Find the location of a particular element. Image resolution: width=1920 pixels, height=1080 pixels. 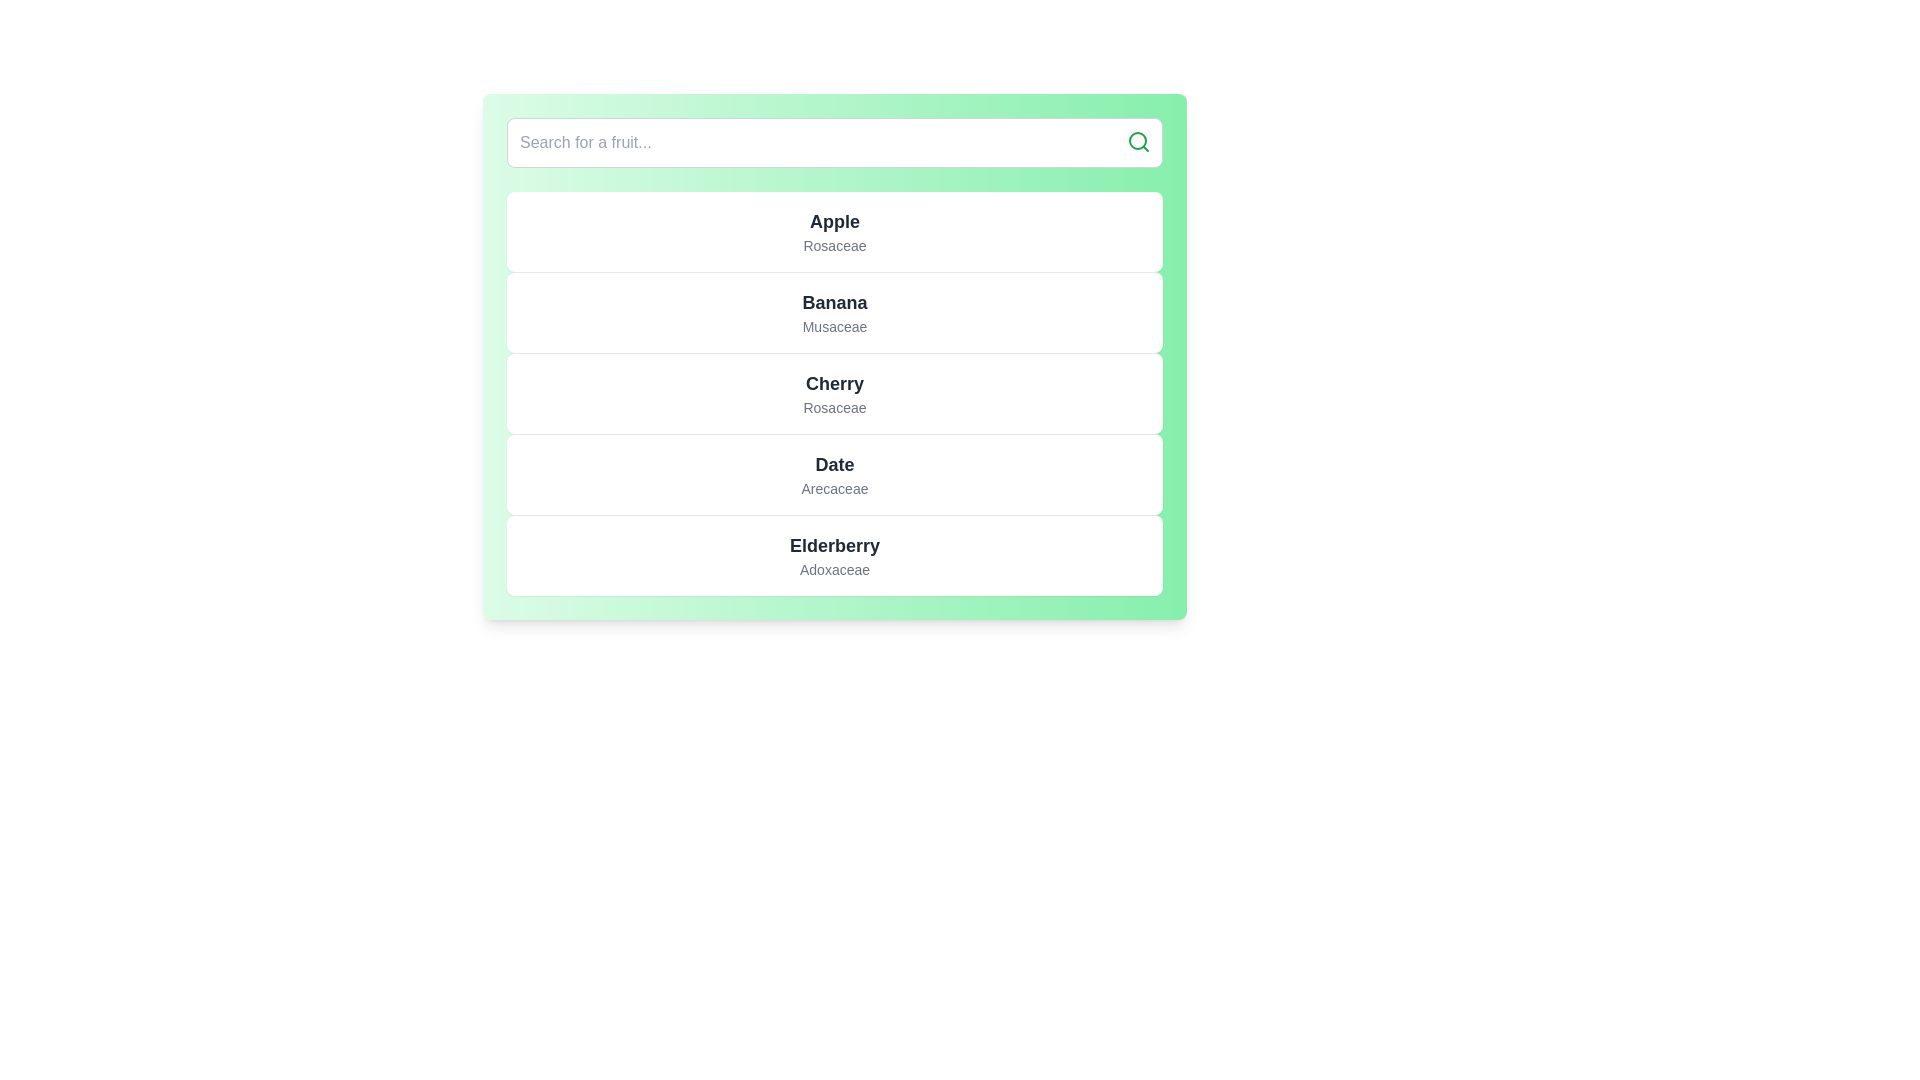

the third fruit card, which is positioned between the 'Banana' and 'Date' cards in a vertical list is located at coordinates (835, 393).